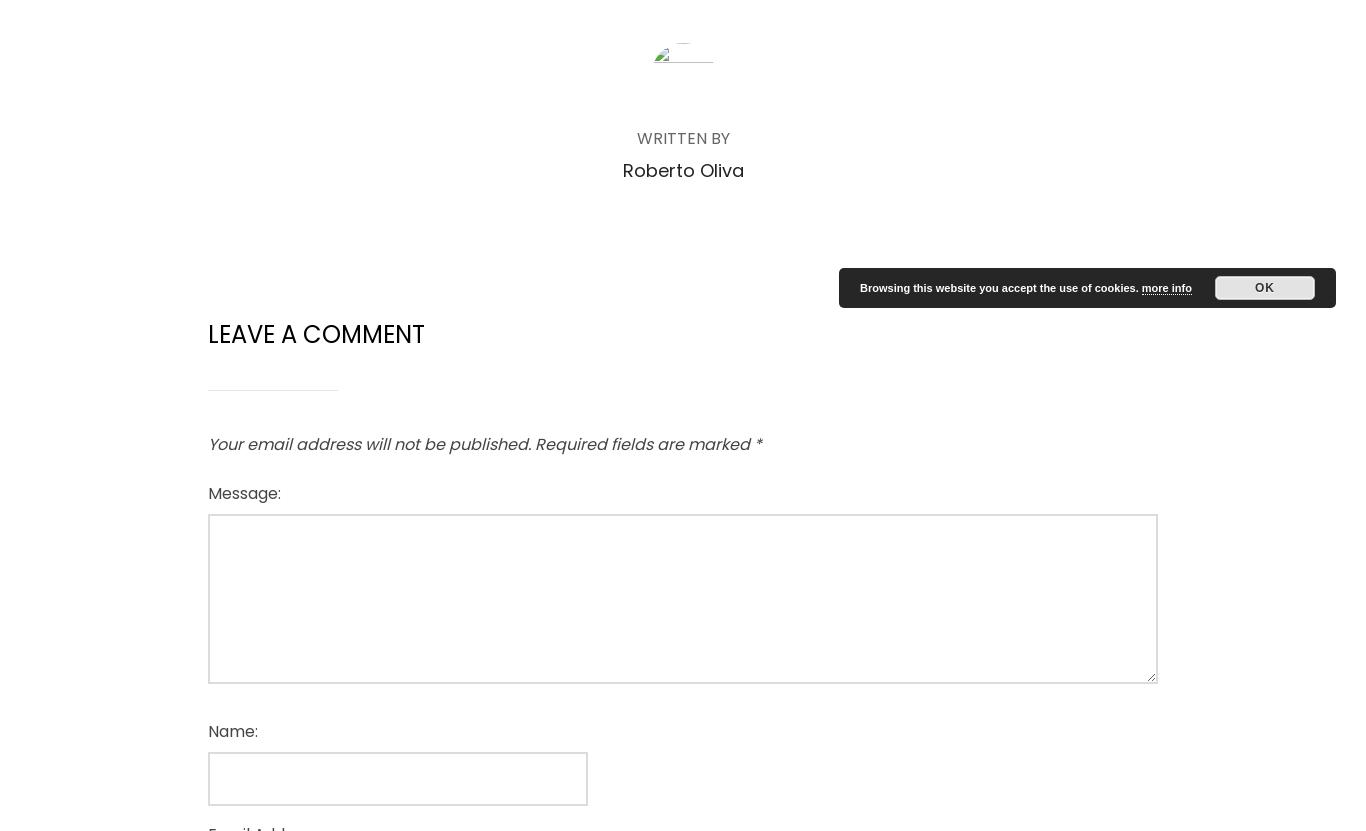 Image resolution: width=1366 pixels, height=831 pixels. Describe the element at coordinates (643, 443) in the screenshot. I see `'Required fields are marked'` at that location.